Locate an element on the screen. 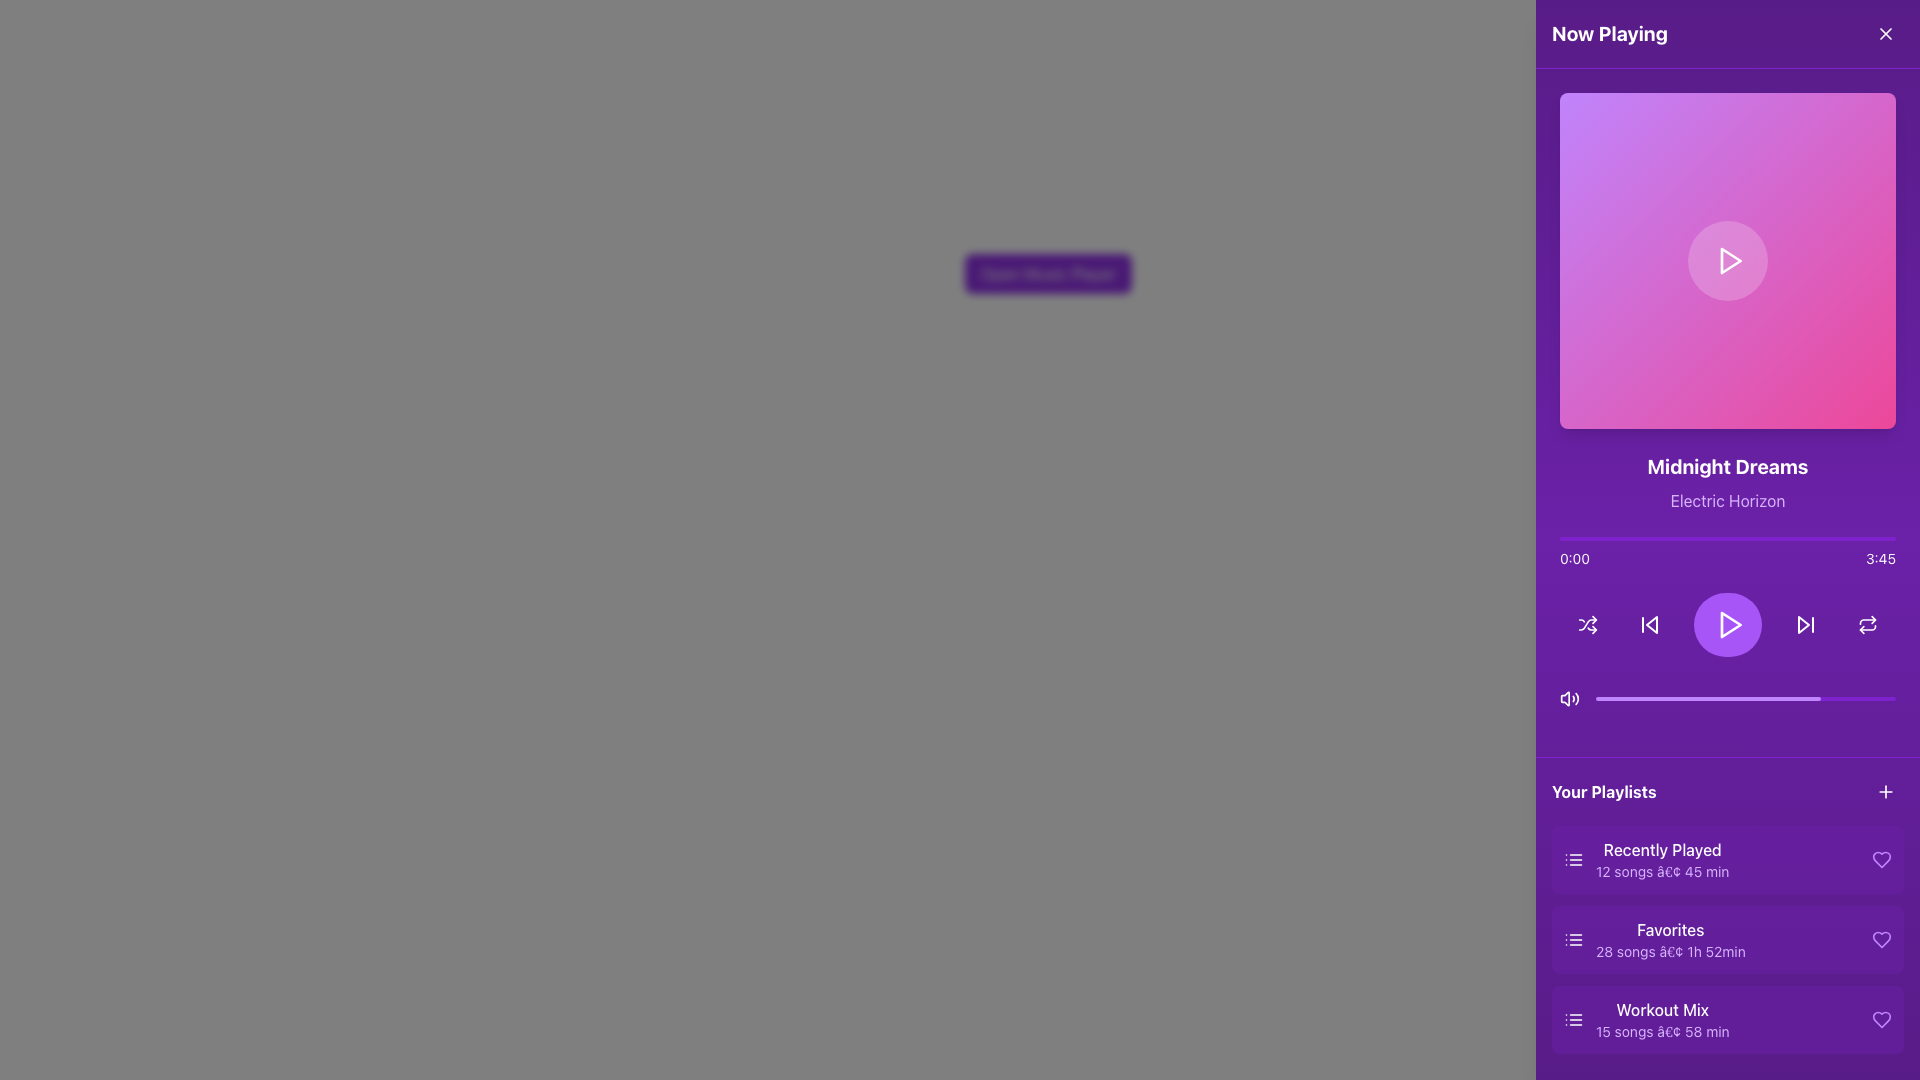 The width and height of the screenshot is (1920, 1080). the list icon representing the 'Workout Mix' playlist in the 'Your Playlists' section is located at coordinates (1573, 1019).